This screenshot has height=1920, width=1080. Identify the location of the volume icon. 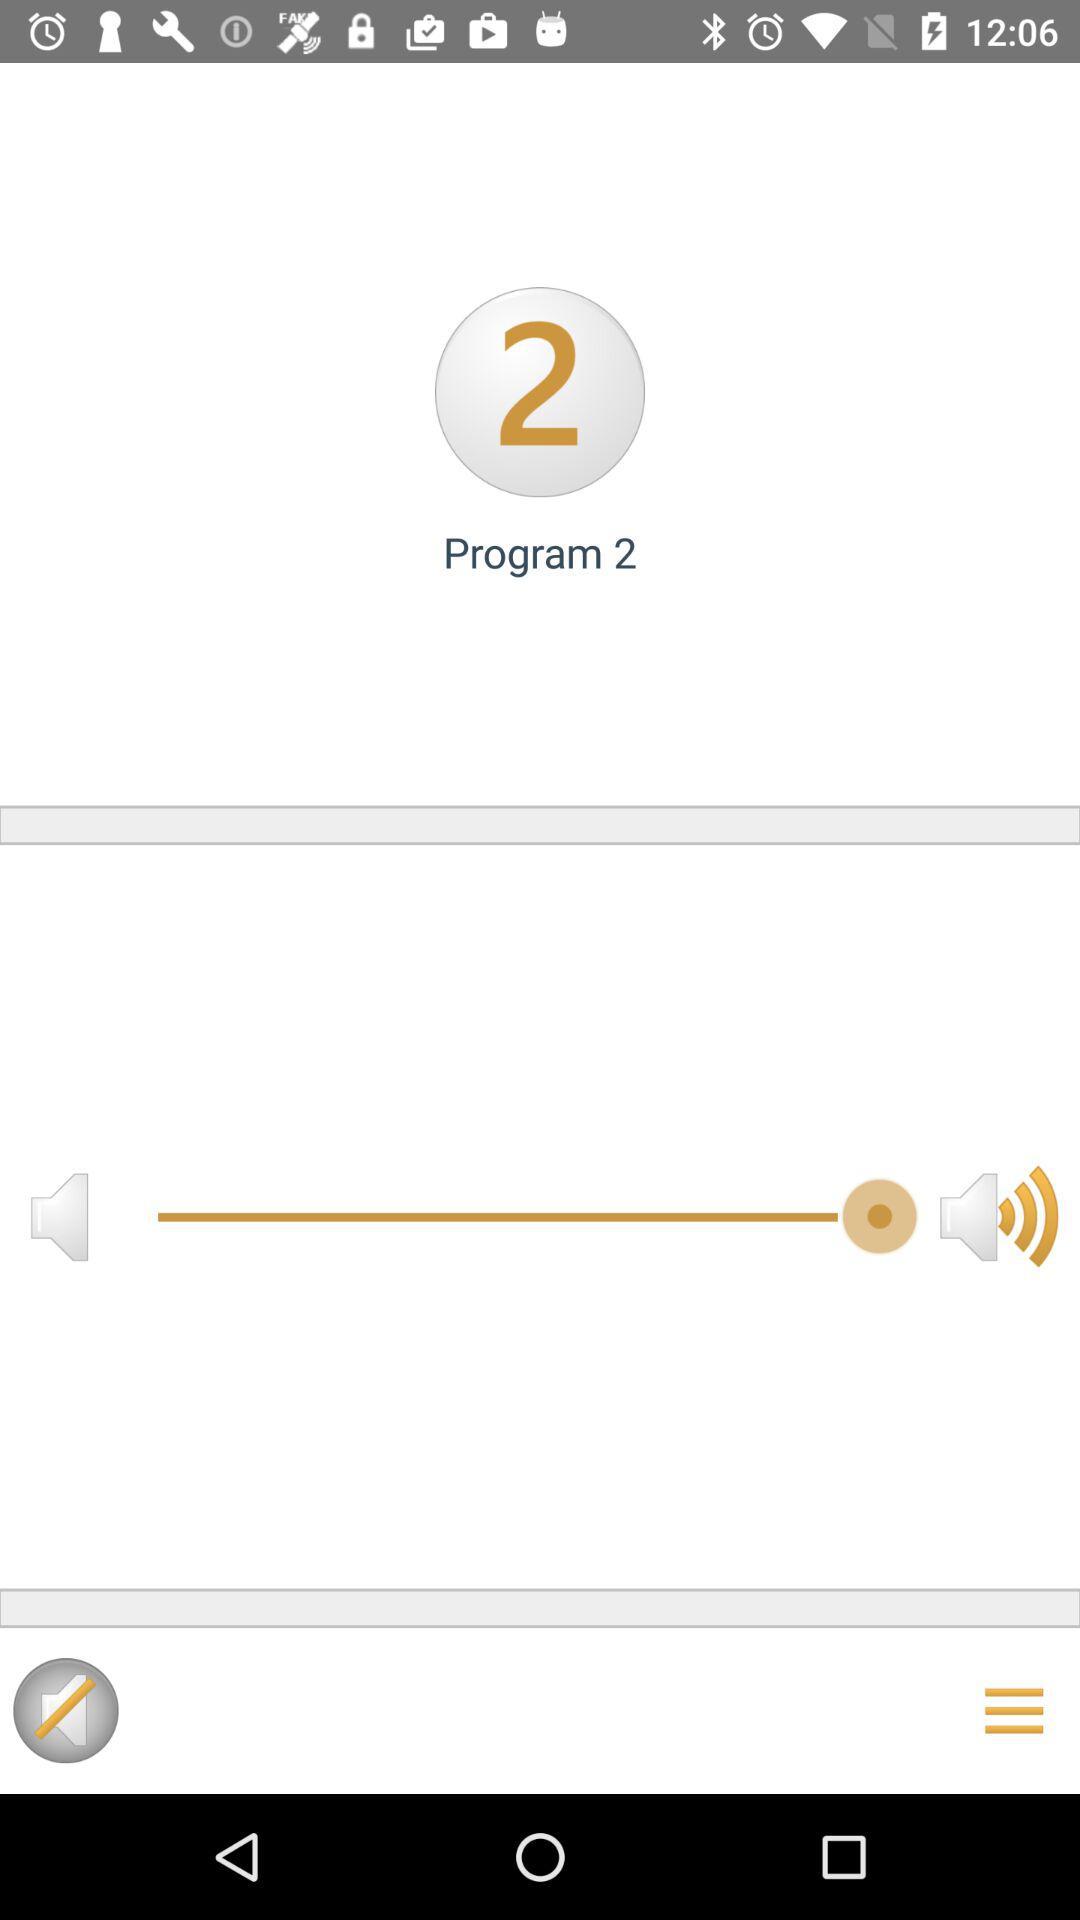
(64, 1709).